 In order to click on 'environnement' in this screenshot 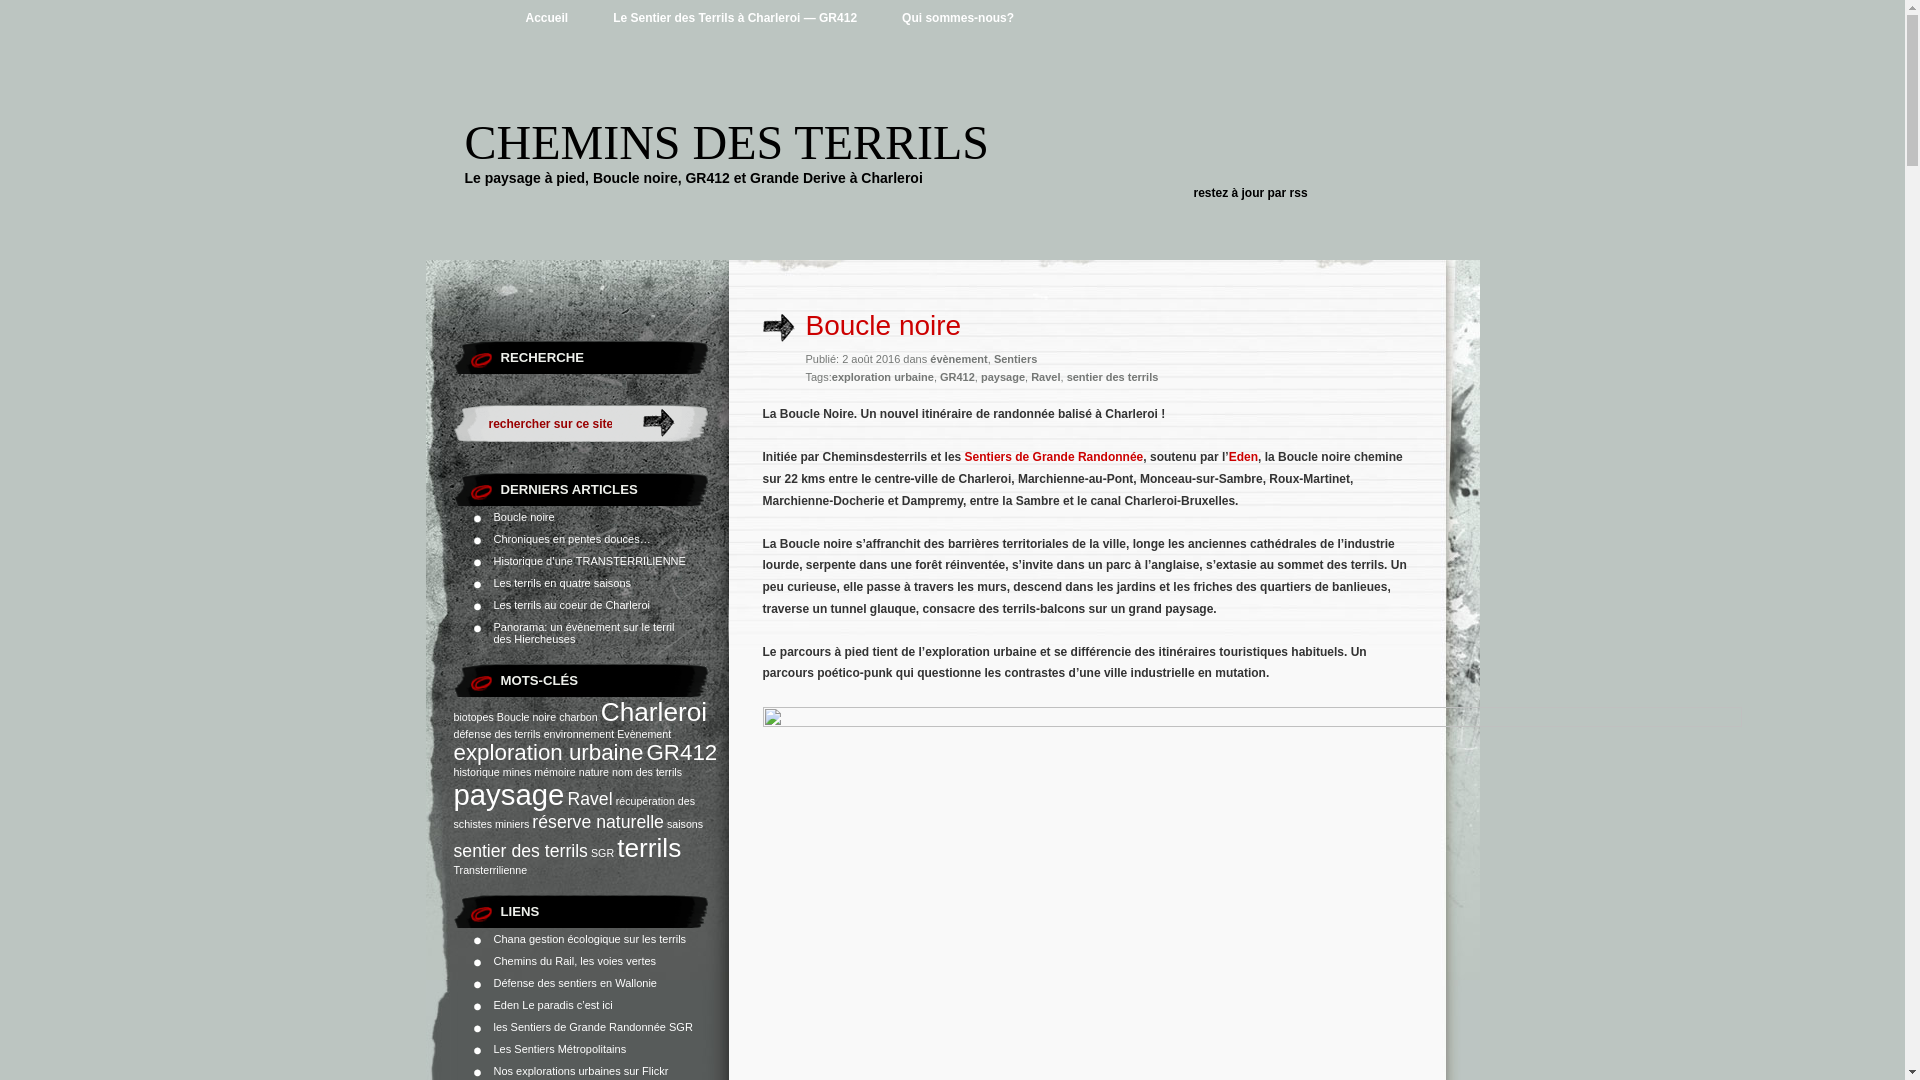, I will do `click(578, 733)`.